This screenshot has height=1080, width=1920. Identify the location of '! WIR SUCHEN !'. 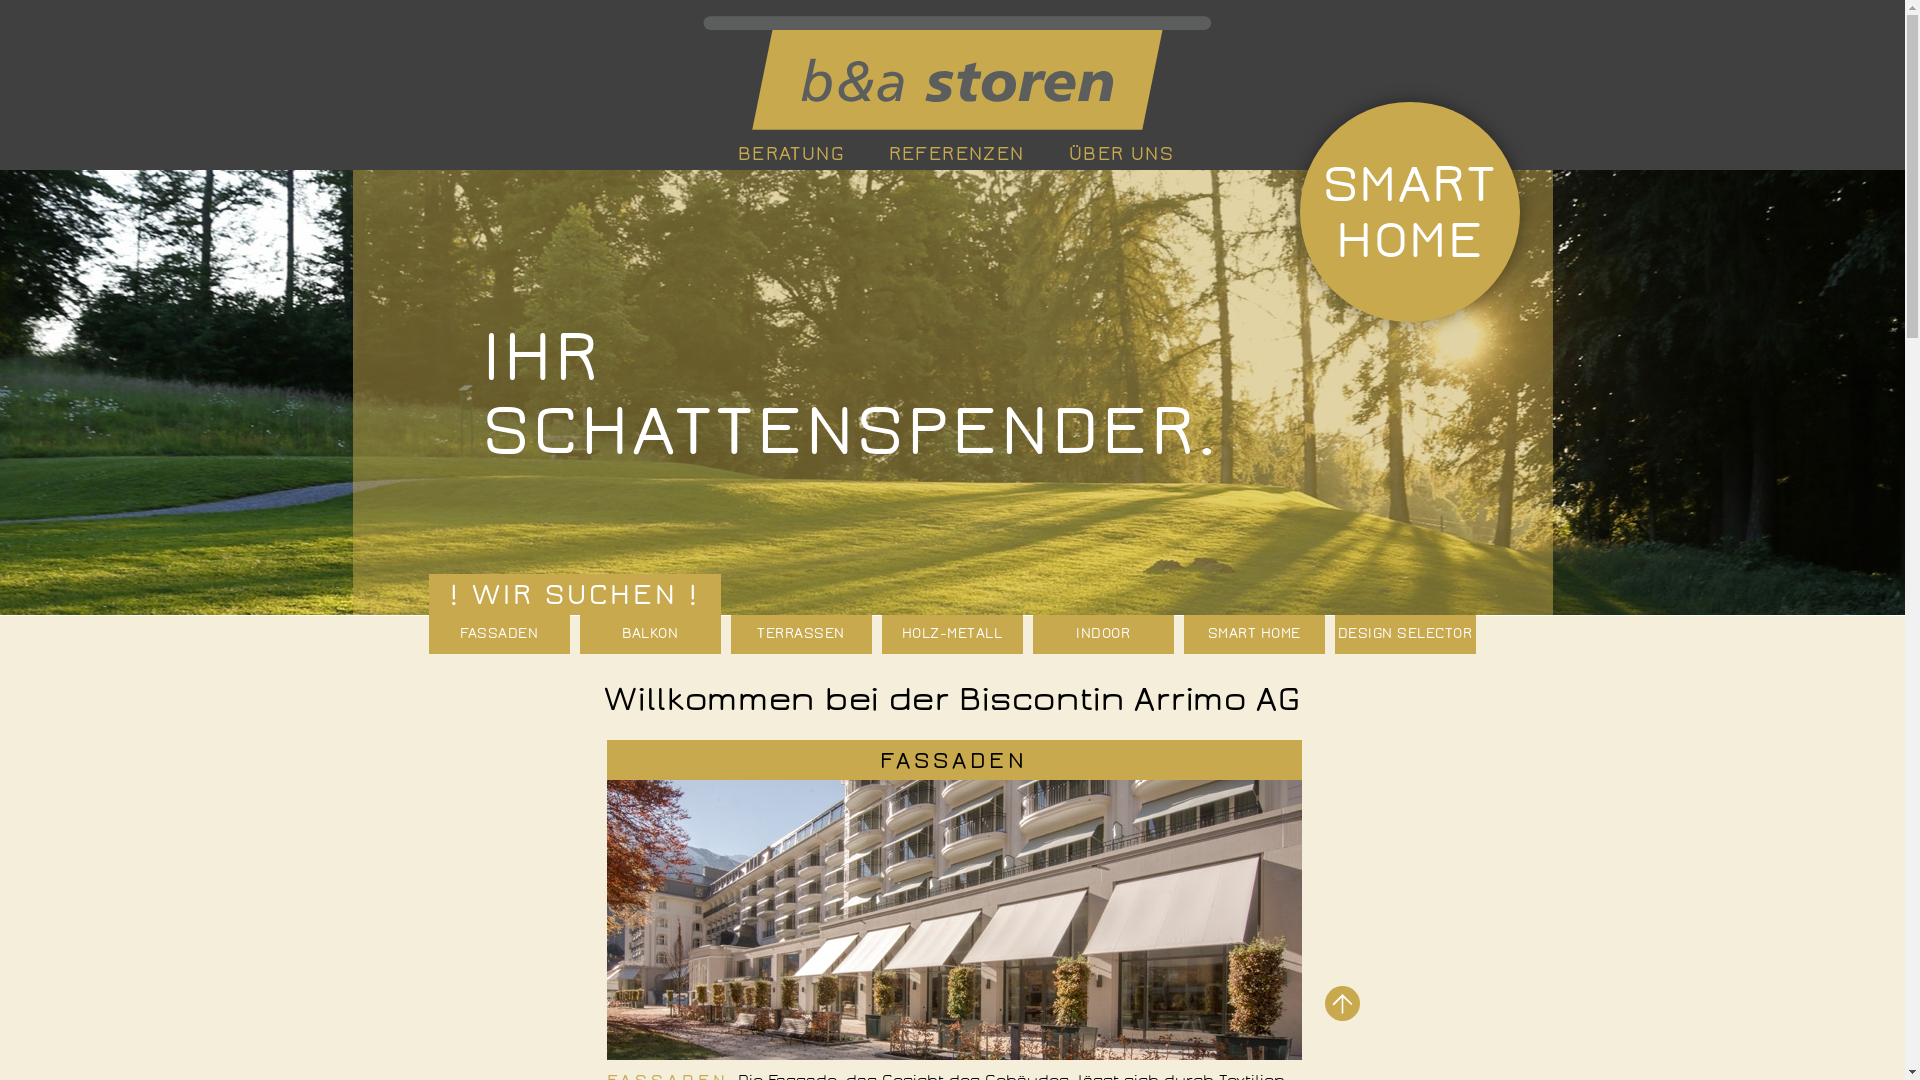
(573, 593).